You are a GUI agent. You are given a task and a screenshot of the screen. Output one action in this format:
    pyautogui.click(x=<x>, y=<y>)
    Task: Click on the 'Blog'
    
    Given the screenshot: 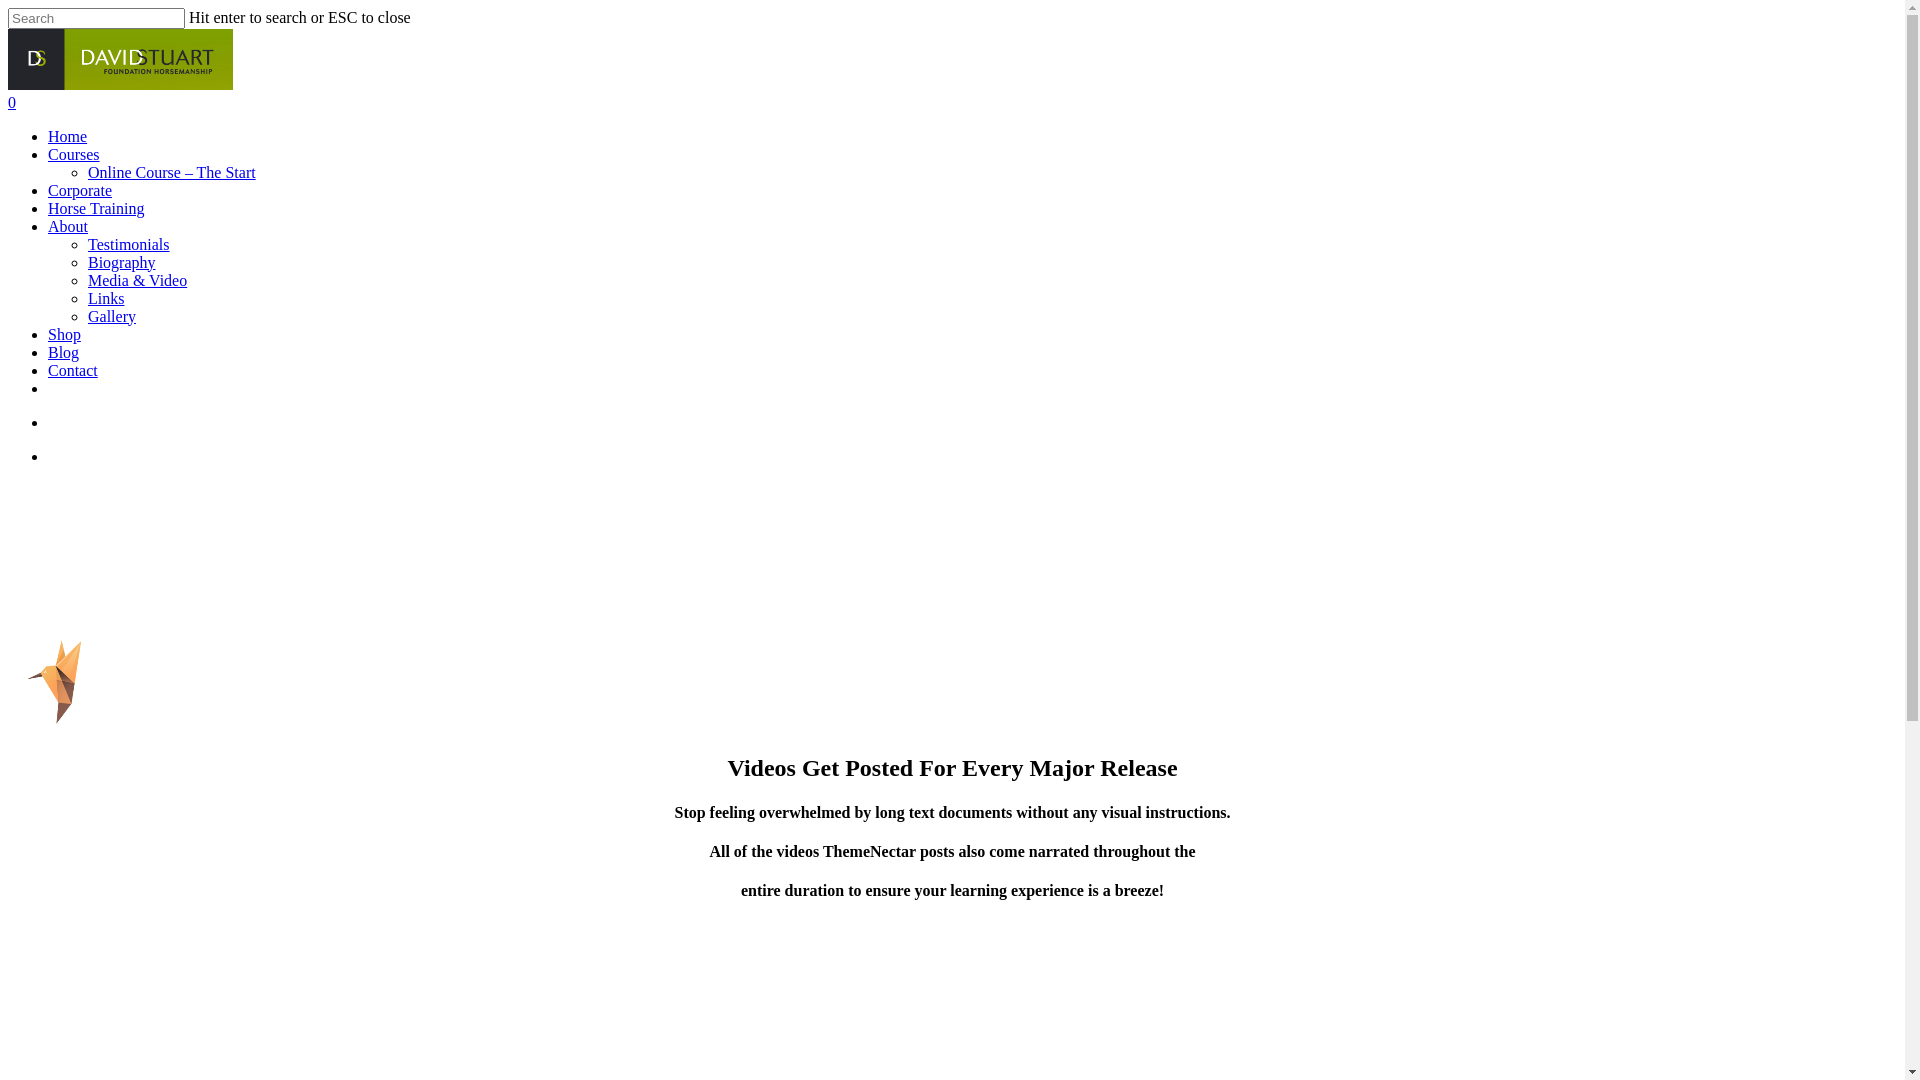 What is the action you would take?
    pyautogui.click(x=63, y=351)
    